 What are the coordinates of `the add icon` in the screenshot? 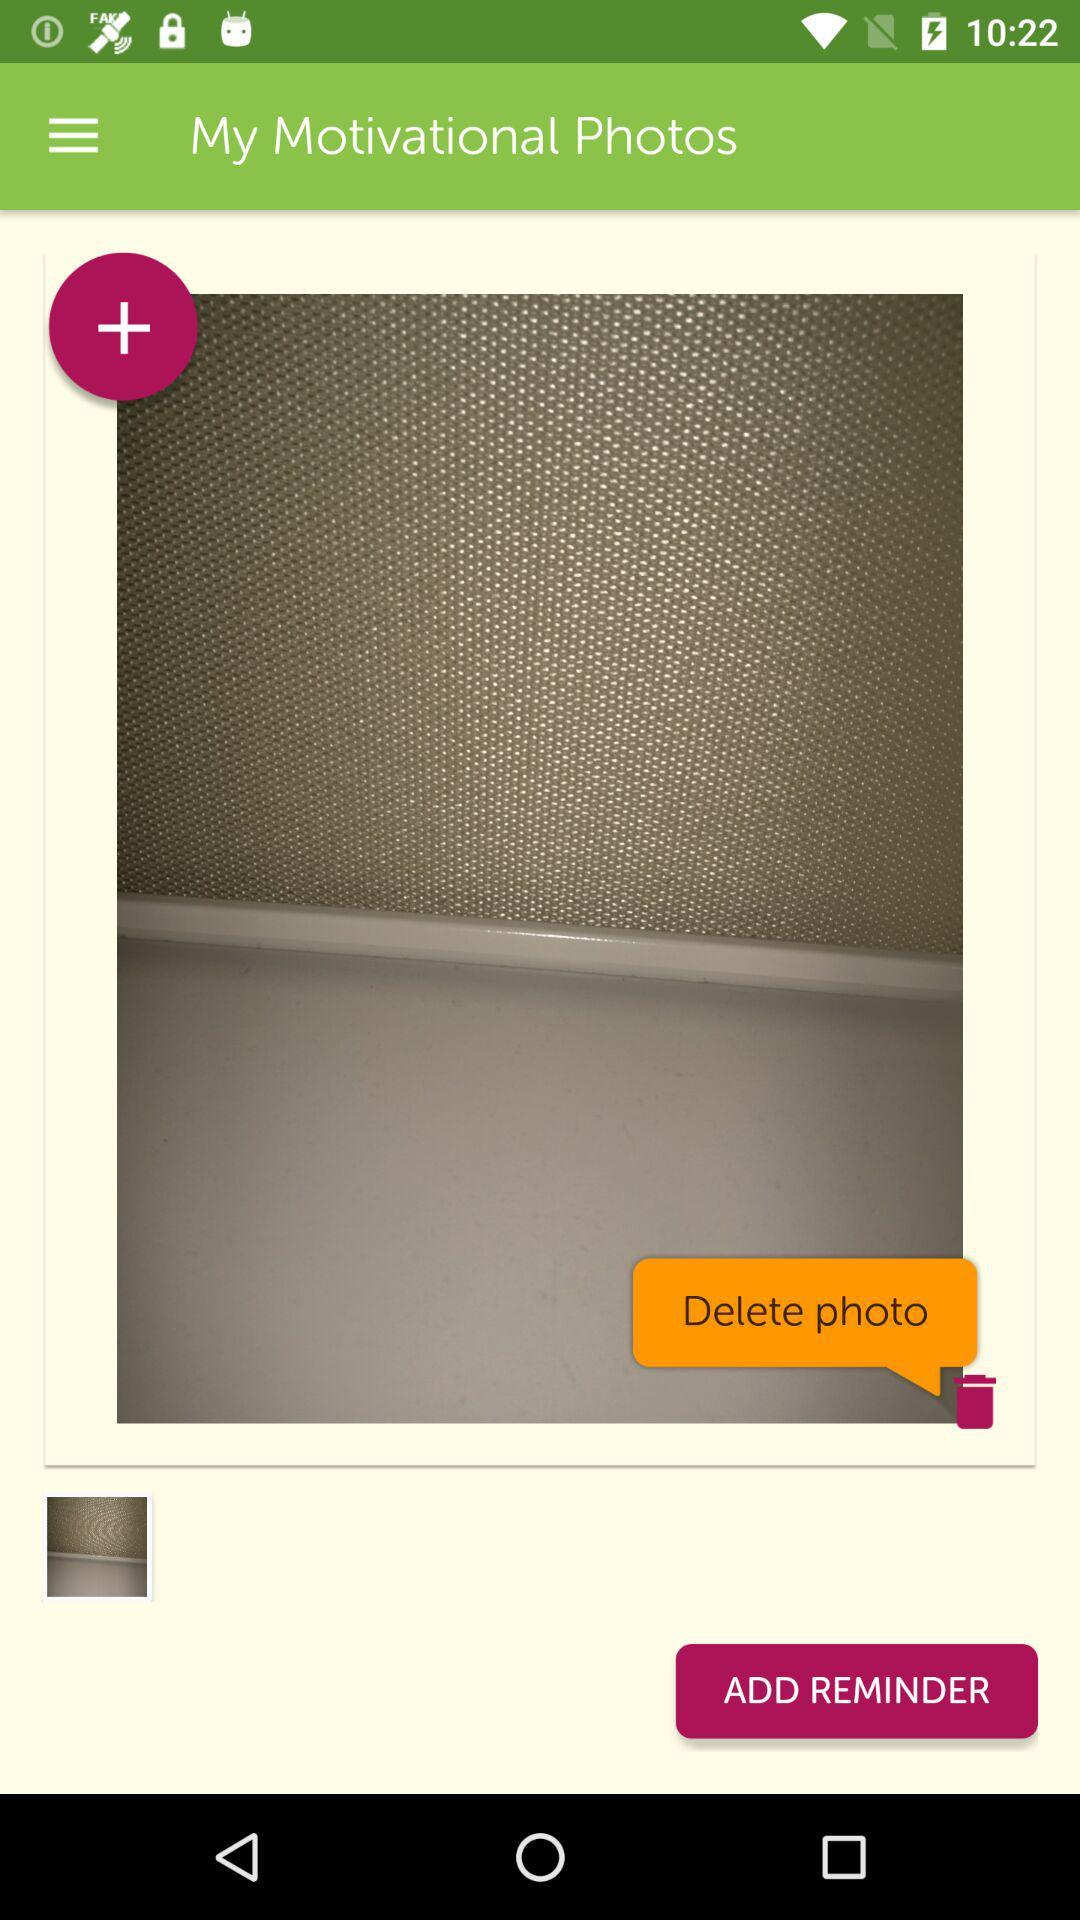 It's located at (123, 333).